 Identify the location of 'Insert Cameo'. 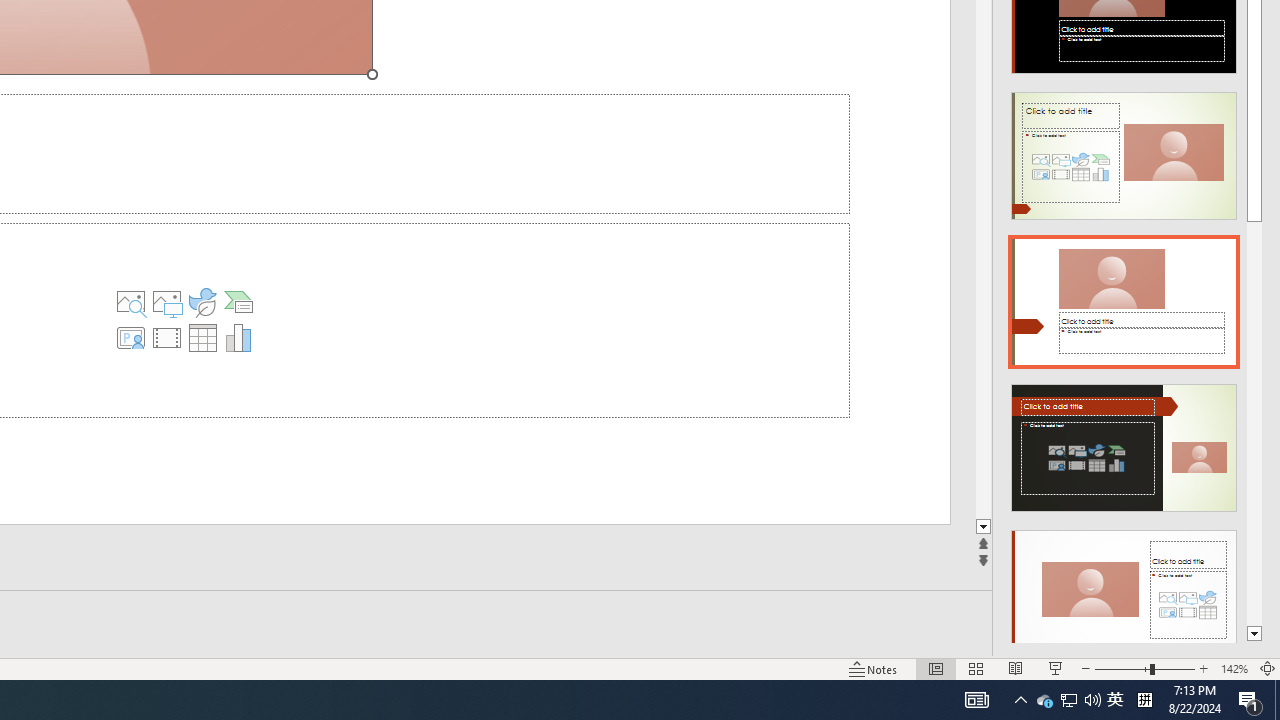
(130, 337).